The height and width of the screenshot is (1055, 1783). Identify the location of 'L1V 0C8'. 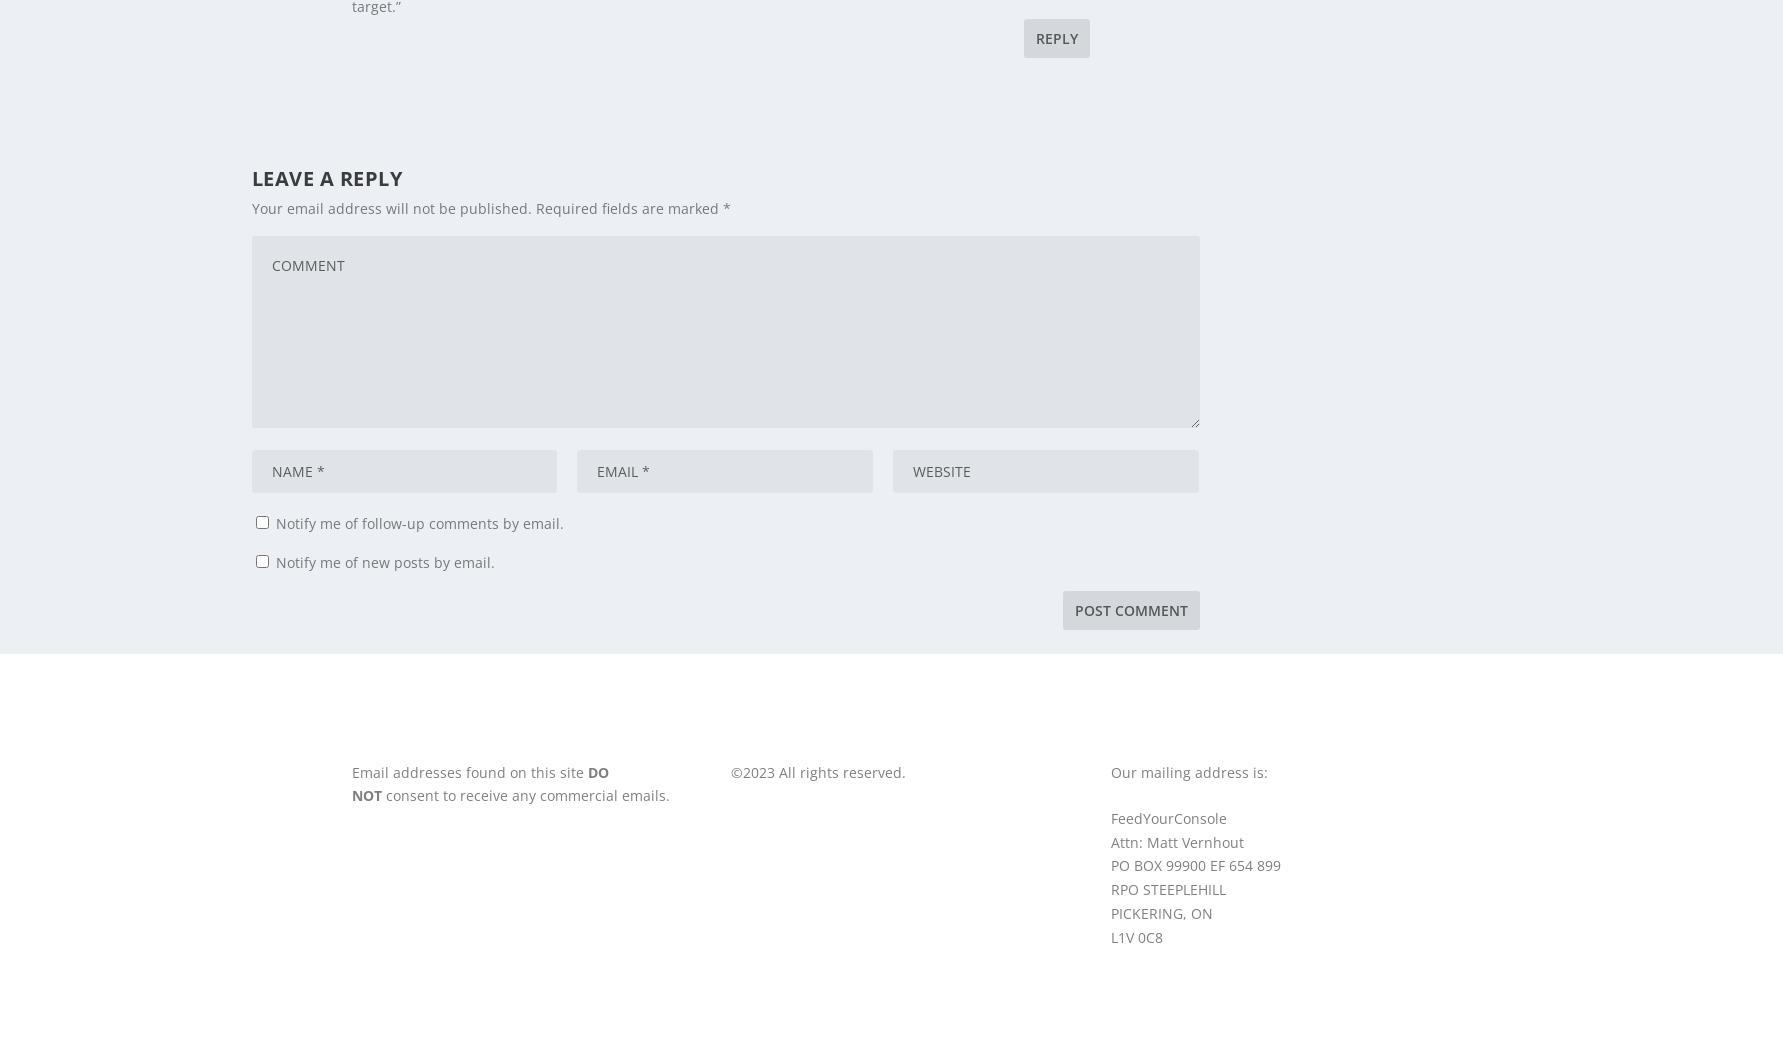
(1136, 935).